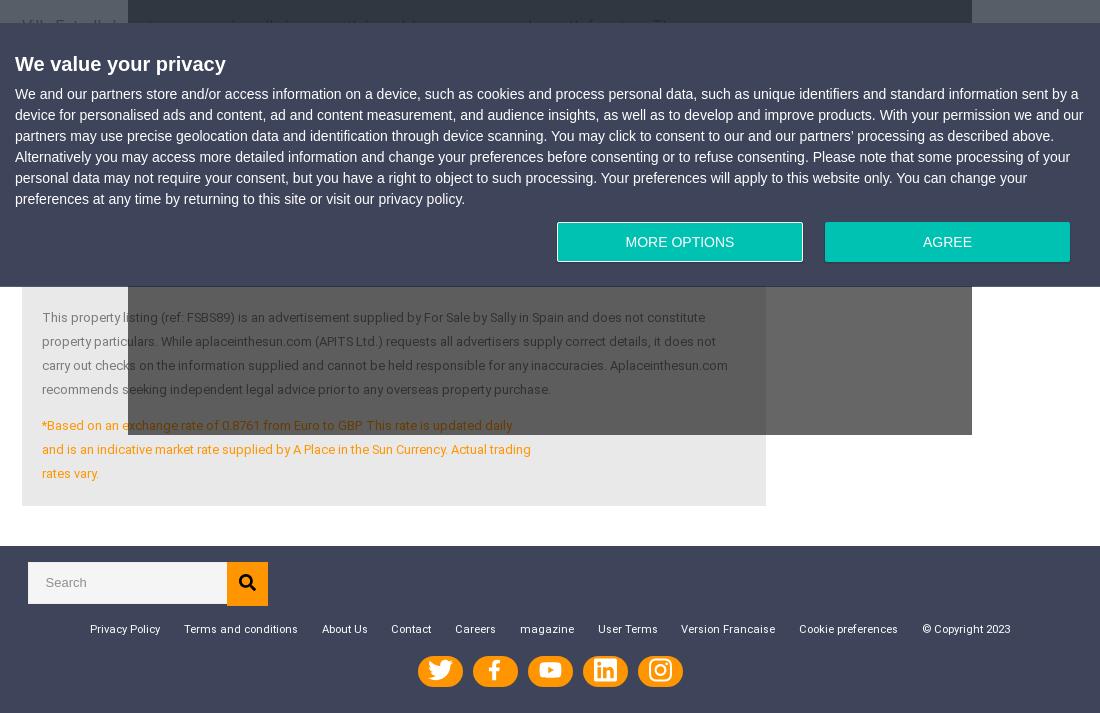  Describe the element at coordinates (182, 628) in the screenshot. I see `'Terms and conditions'` at that location.